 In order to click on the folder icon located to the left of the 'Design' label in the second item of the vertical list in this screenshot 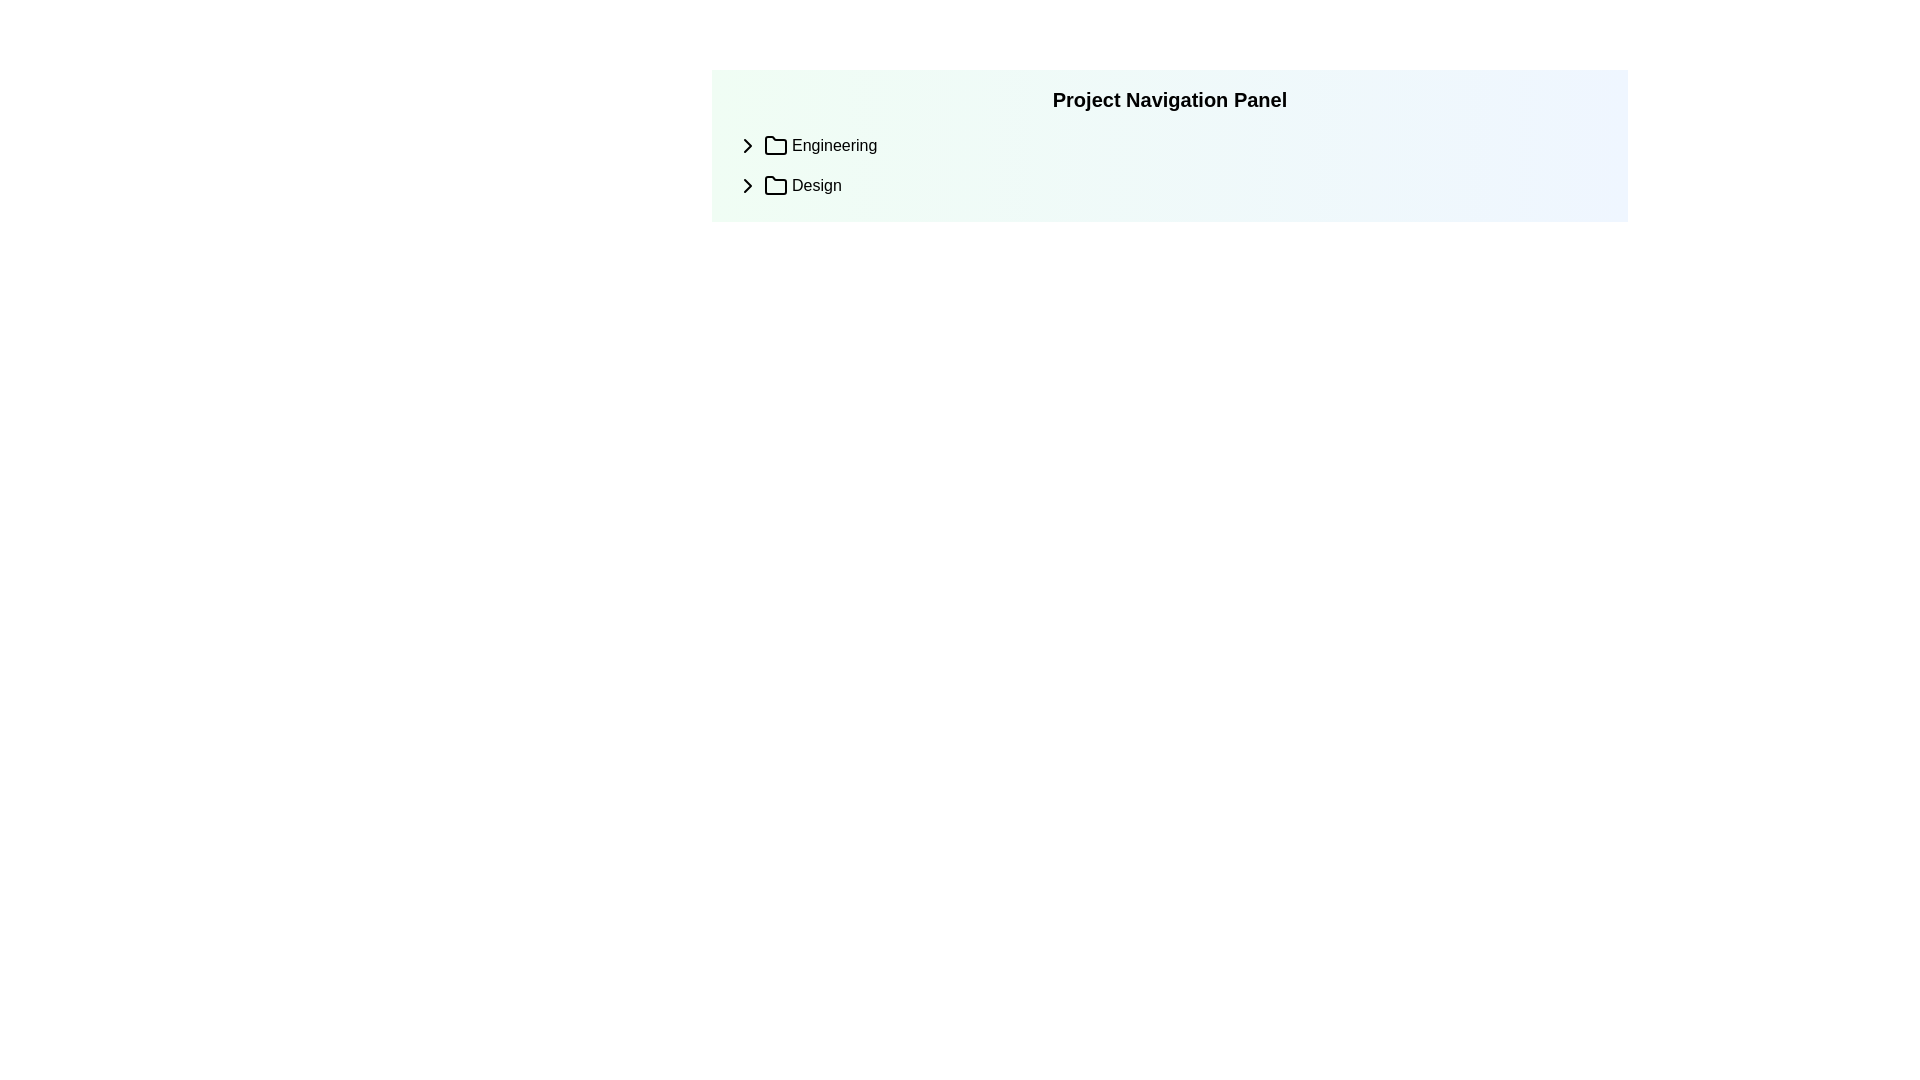, I will do `click(775, 185)`.